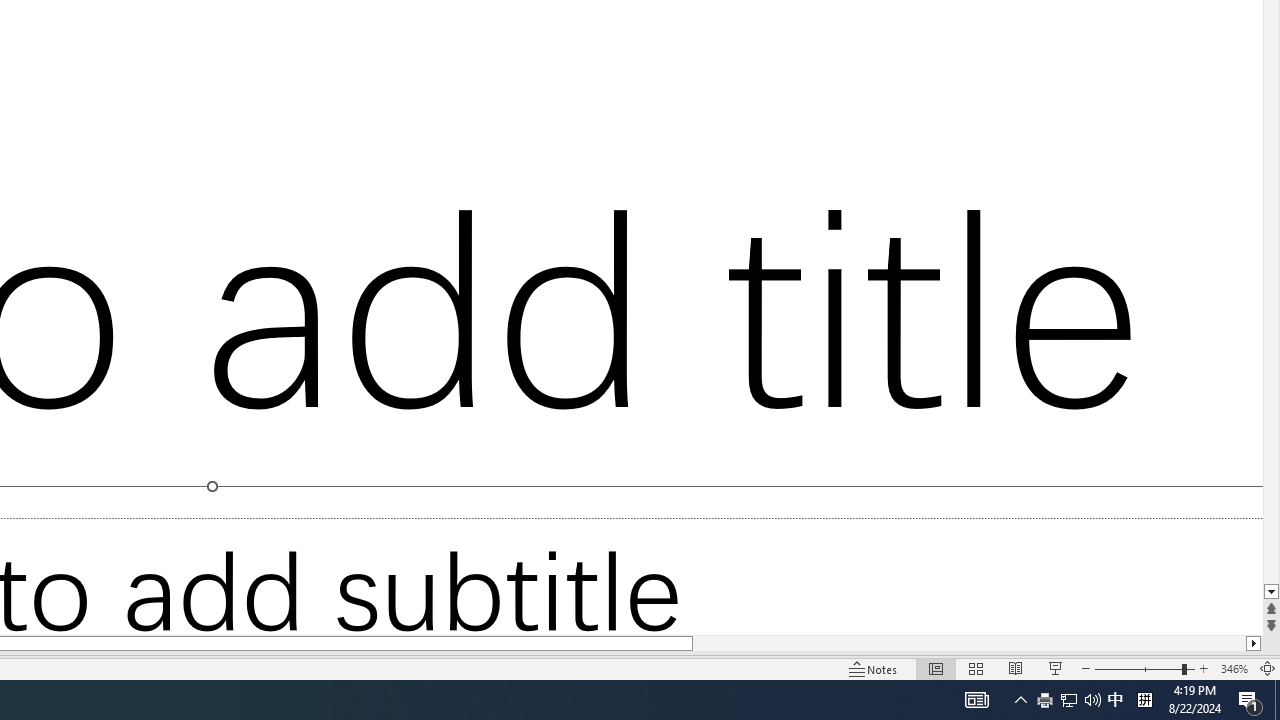  I want to click on 'Zoom 346%', so click(1233, 669).